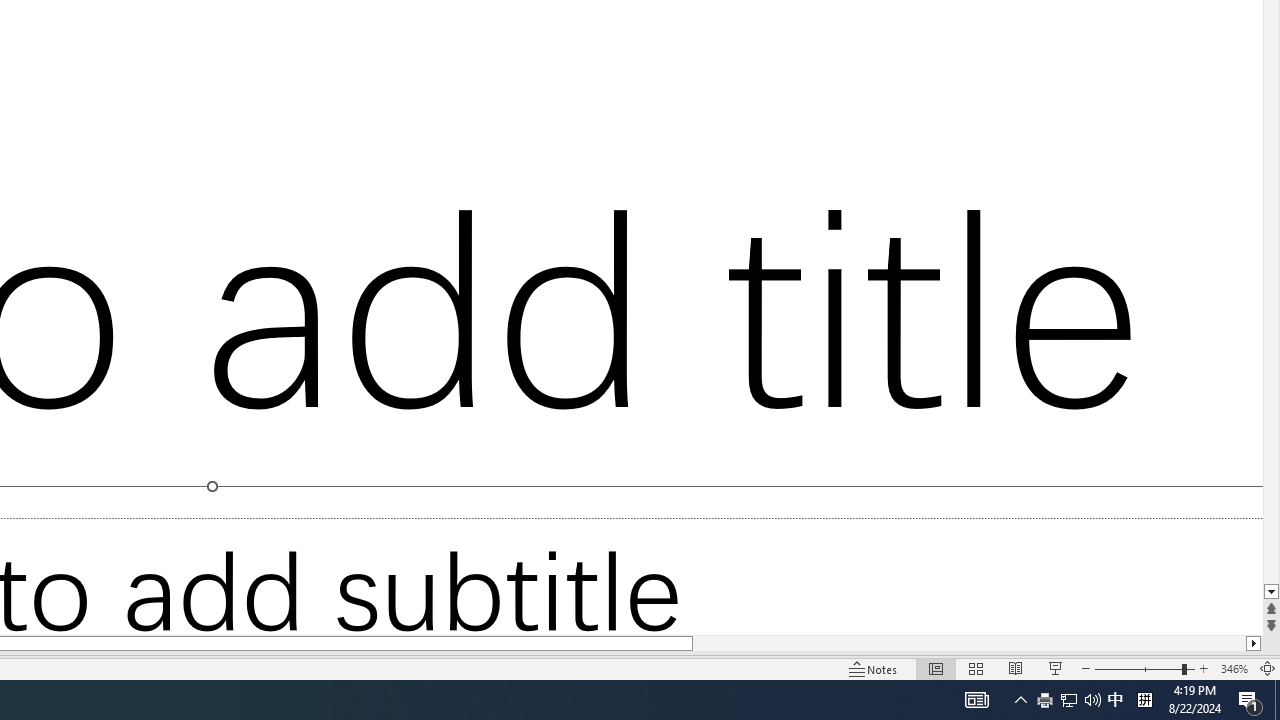  I want to click on 'Zoom 346%', so click(1233, 669).